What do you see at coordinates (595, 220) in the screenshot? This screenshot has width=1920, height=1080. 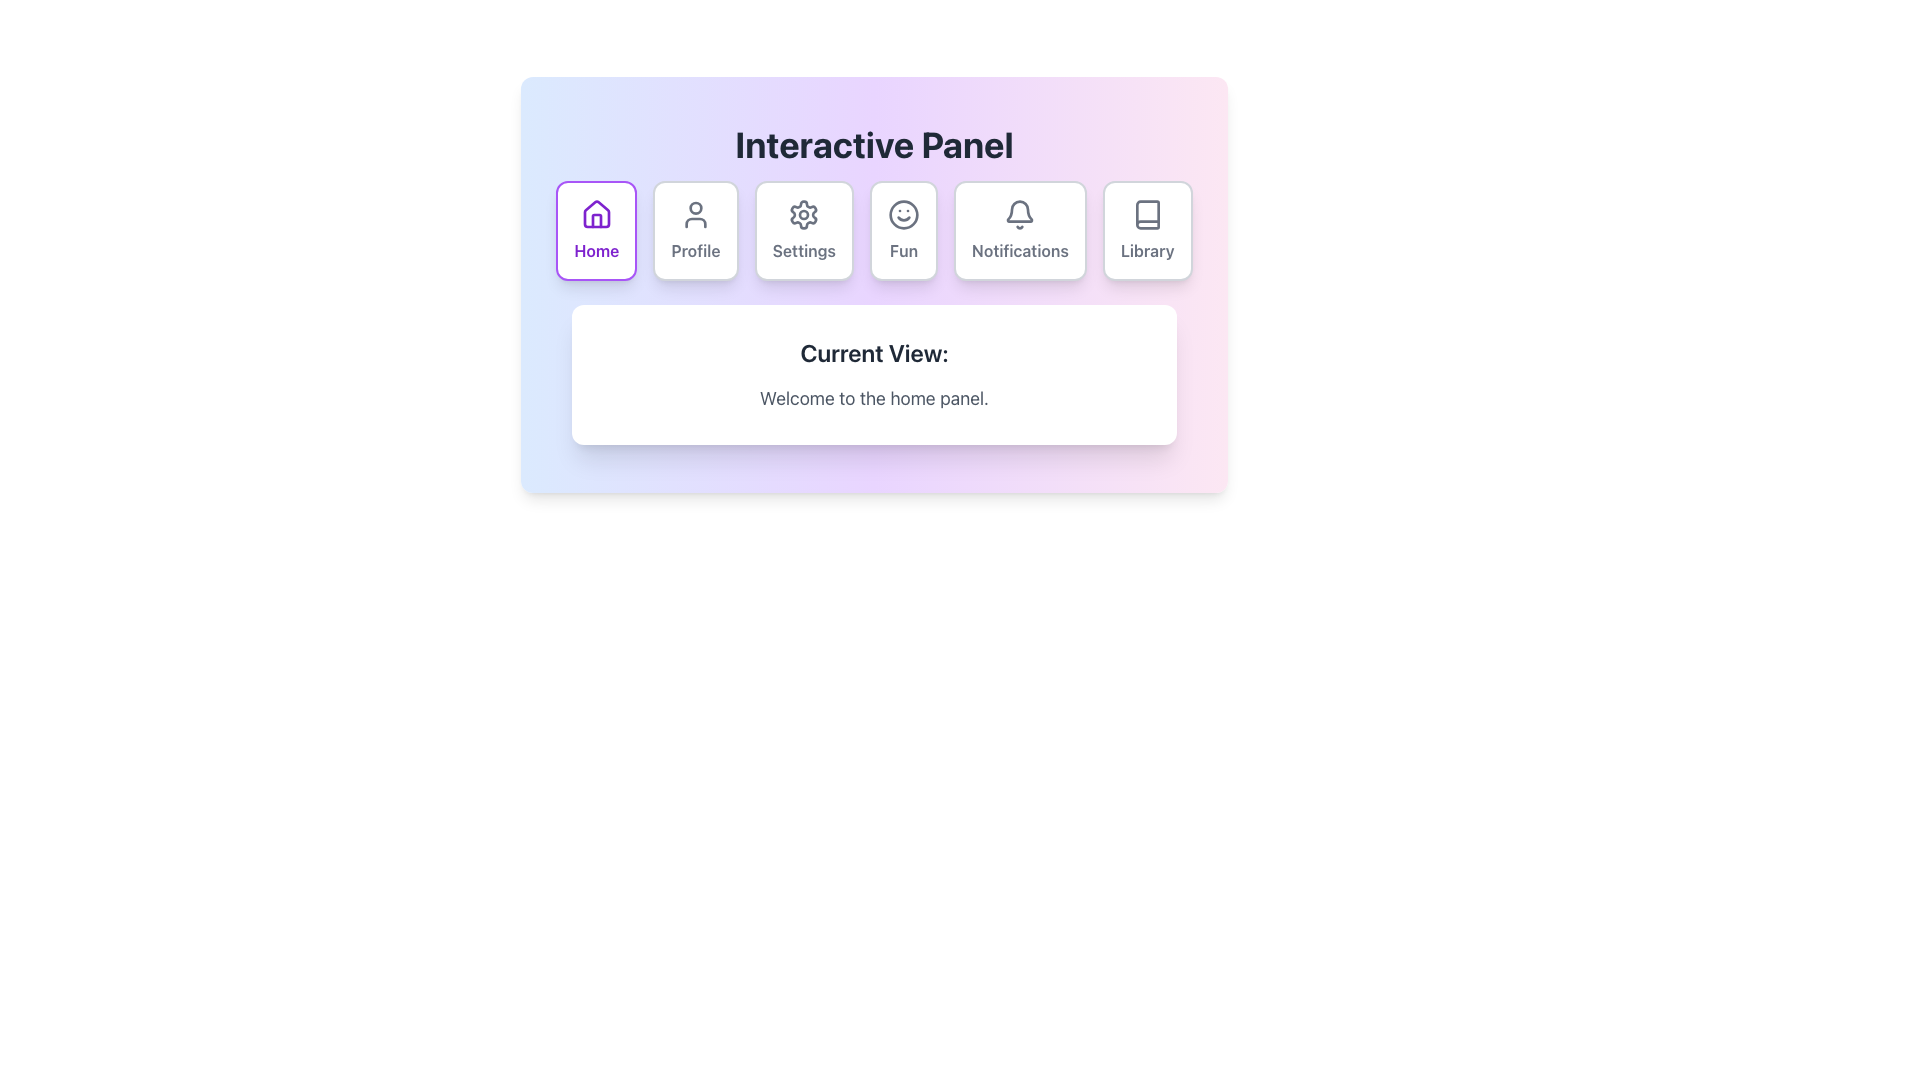 I see `the visual properties of the door element within the house icon located at the top-center of the interface` at bounding box center [595, 220].